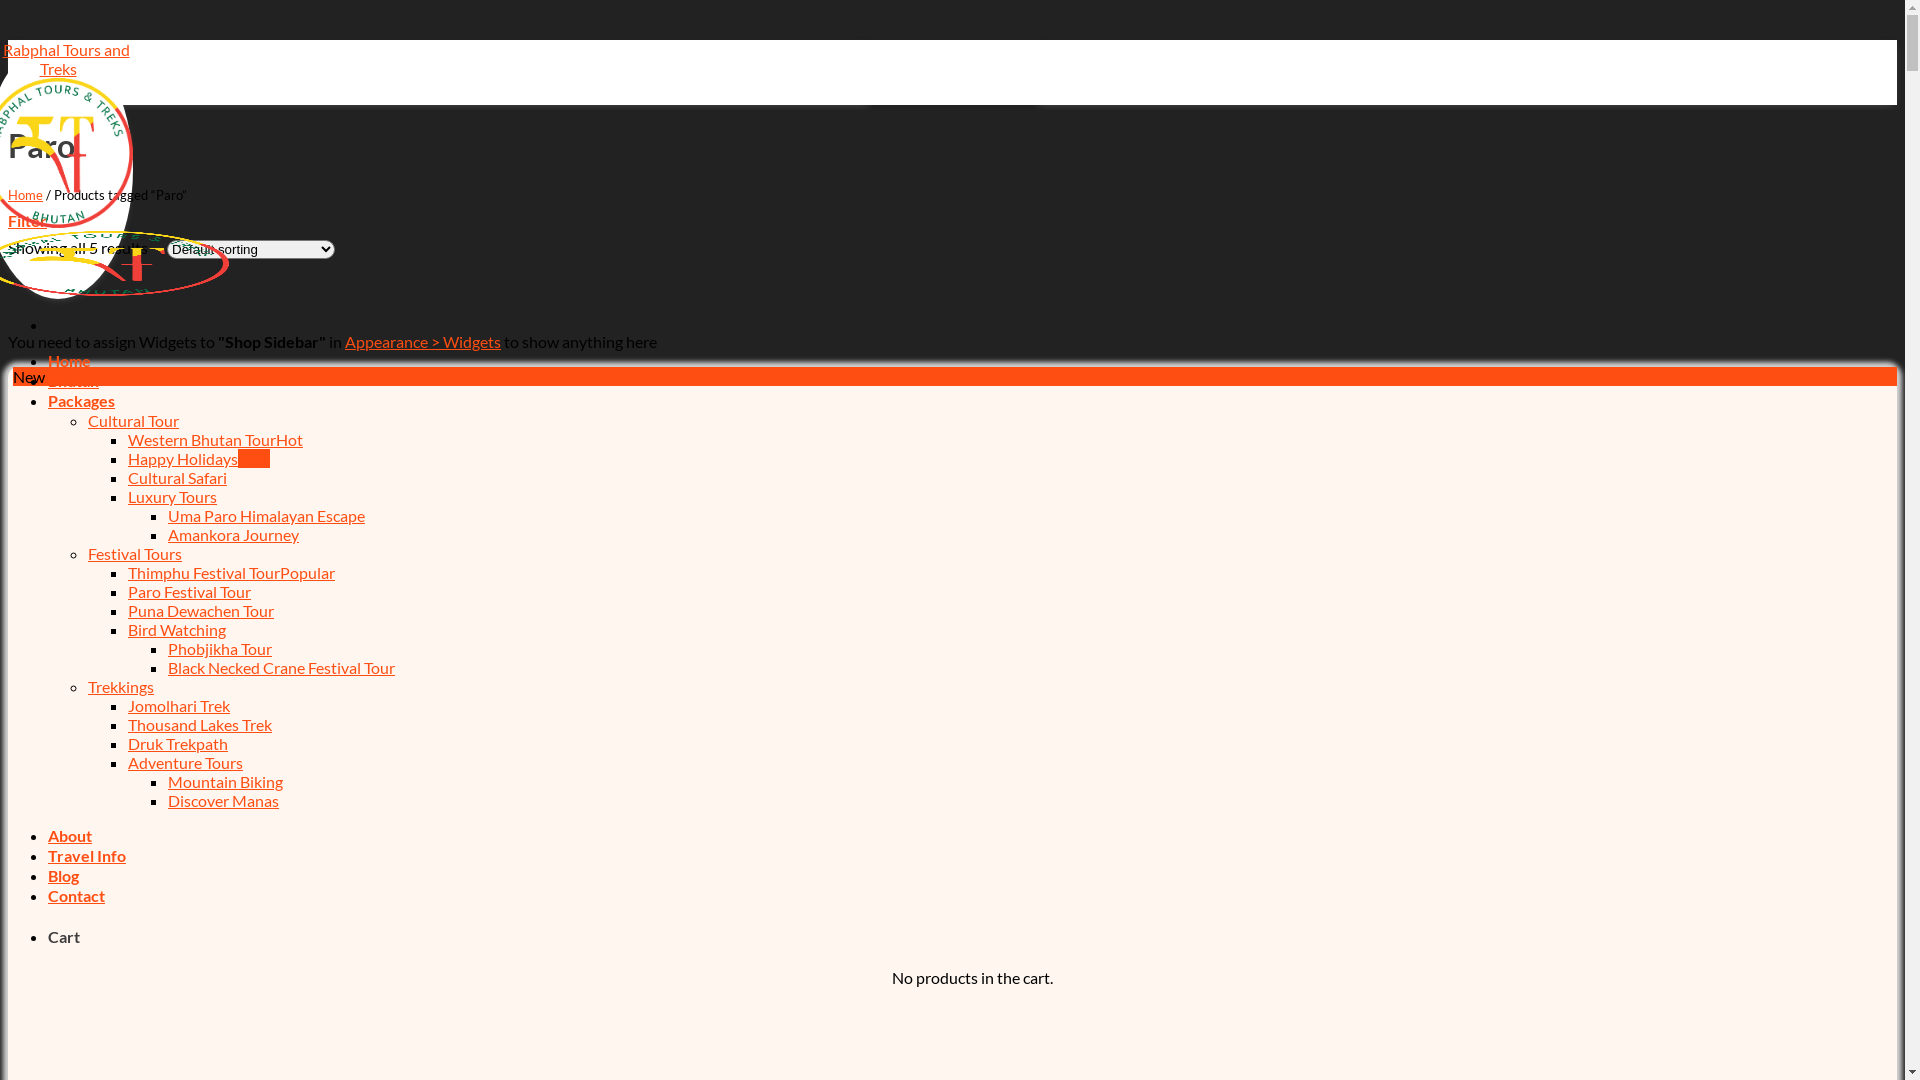 This screenshot has width=1920, height=1080. What do you see at coordinates (6, 39) in the screenshot?
I see `'Skip to content'` at bounding box center [6, 39].